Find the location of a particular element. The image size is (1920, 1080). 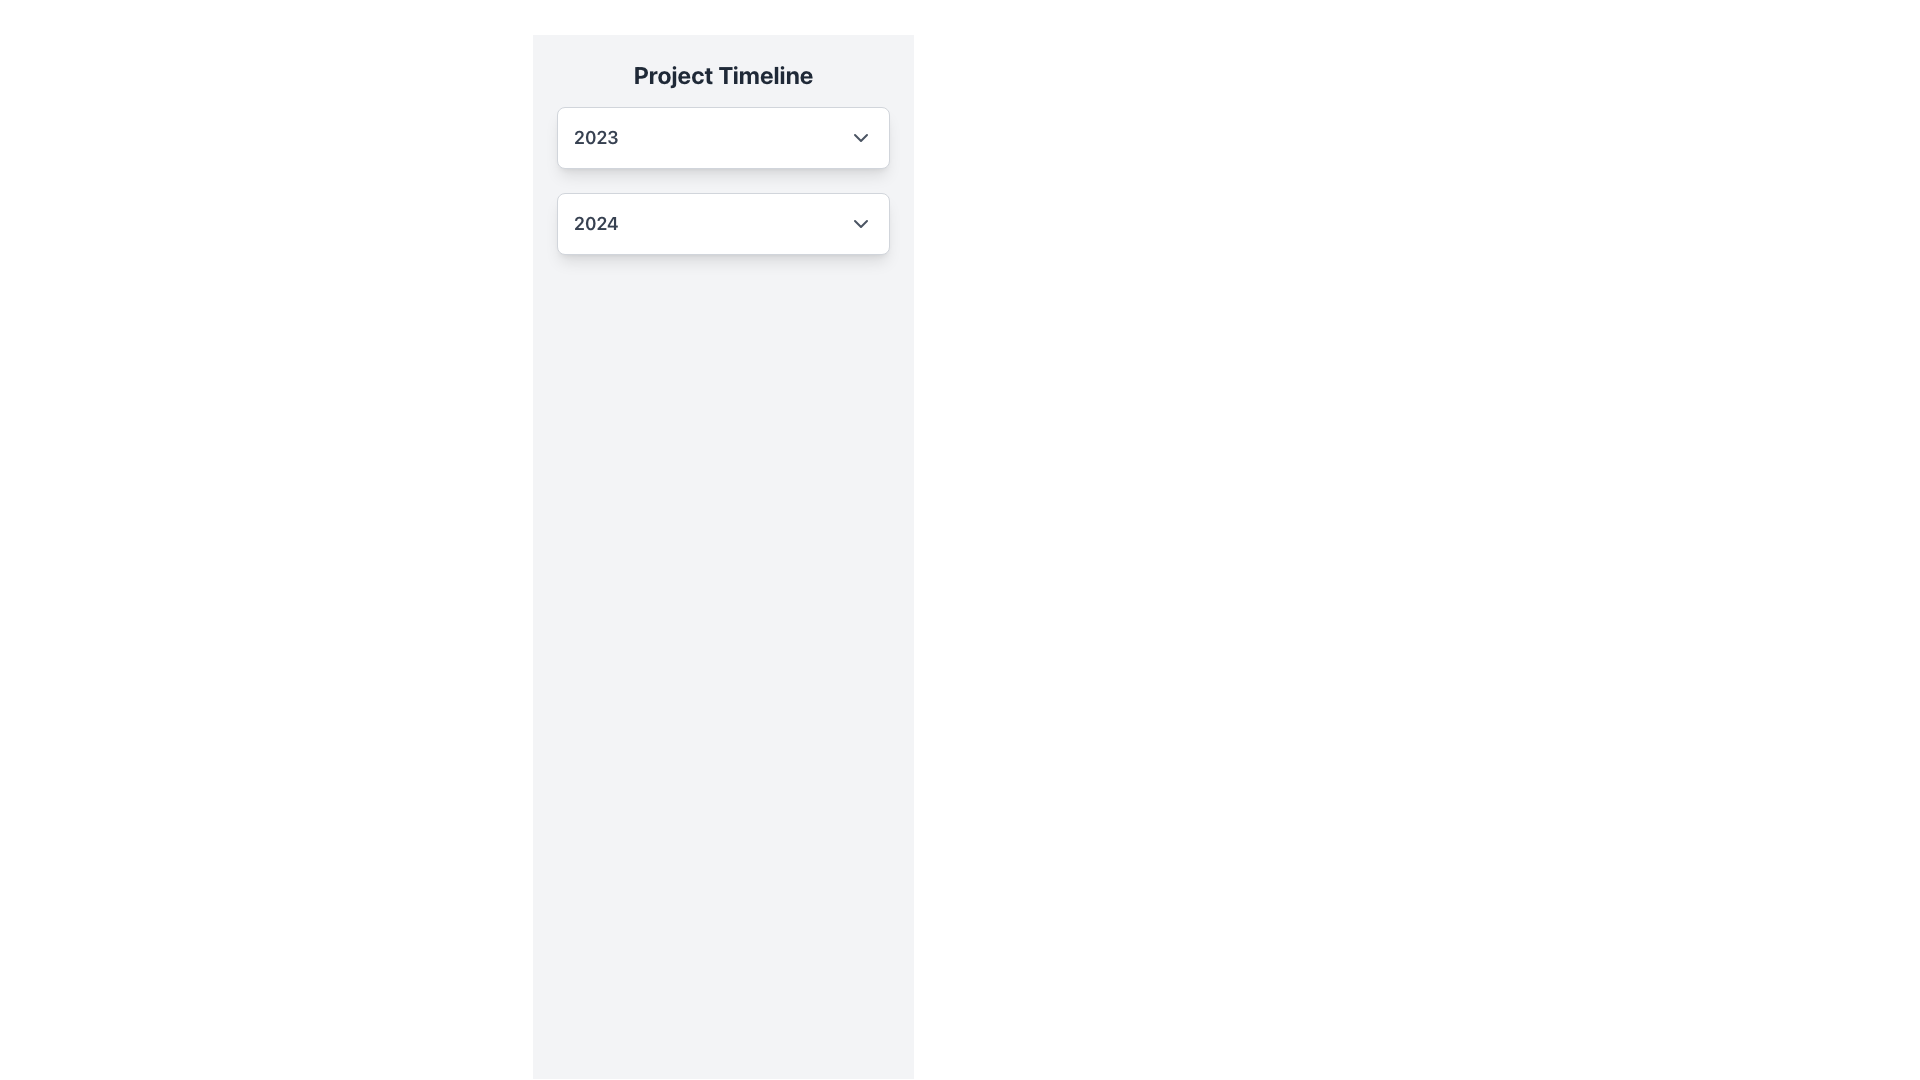

the text label displaying the number '2023', which is styled in large, bold gray font and located to the left of a dropdown arrow icon under the 'Project Timeline' heading is located at coordinates (595, 137).